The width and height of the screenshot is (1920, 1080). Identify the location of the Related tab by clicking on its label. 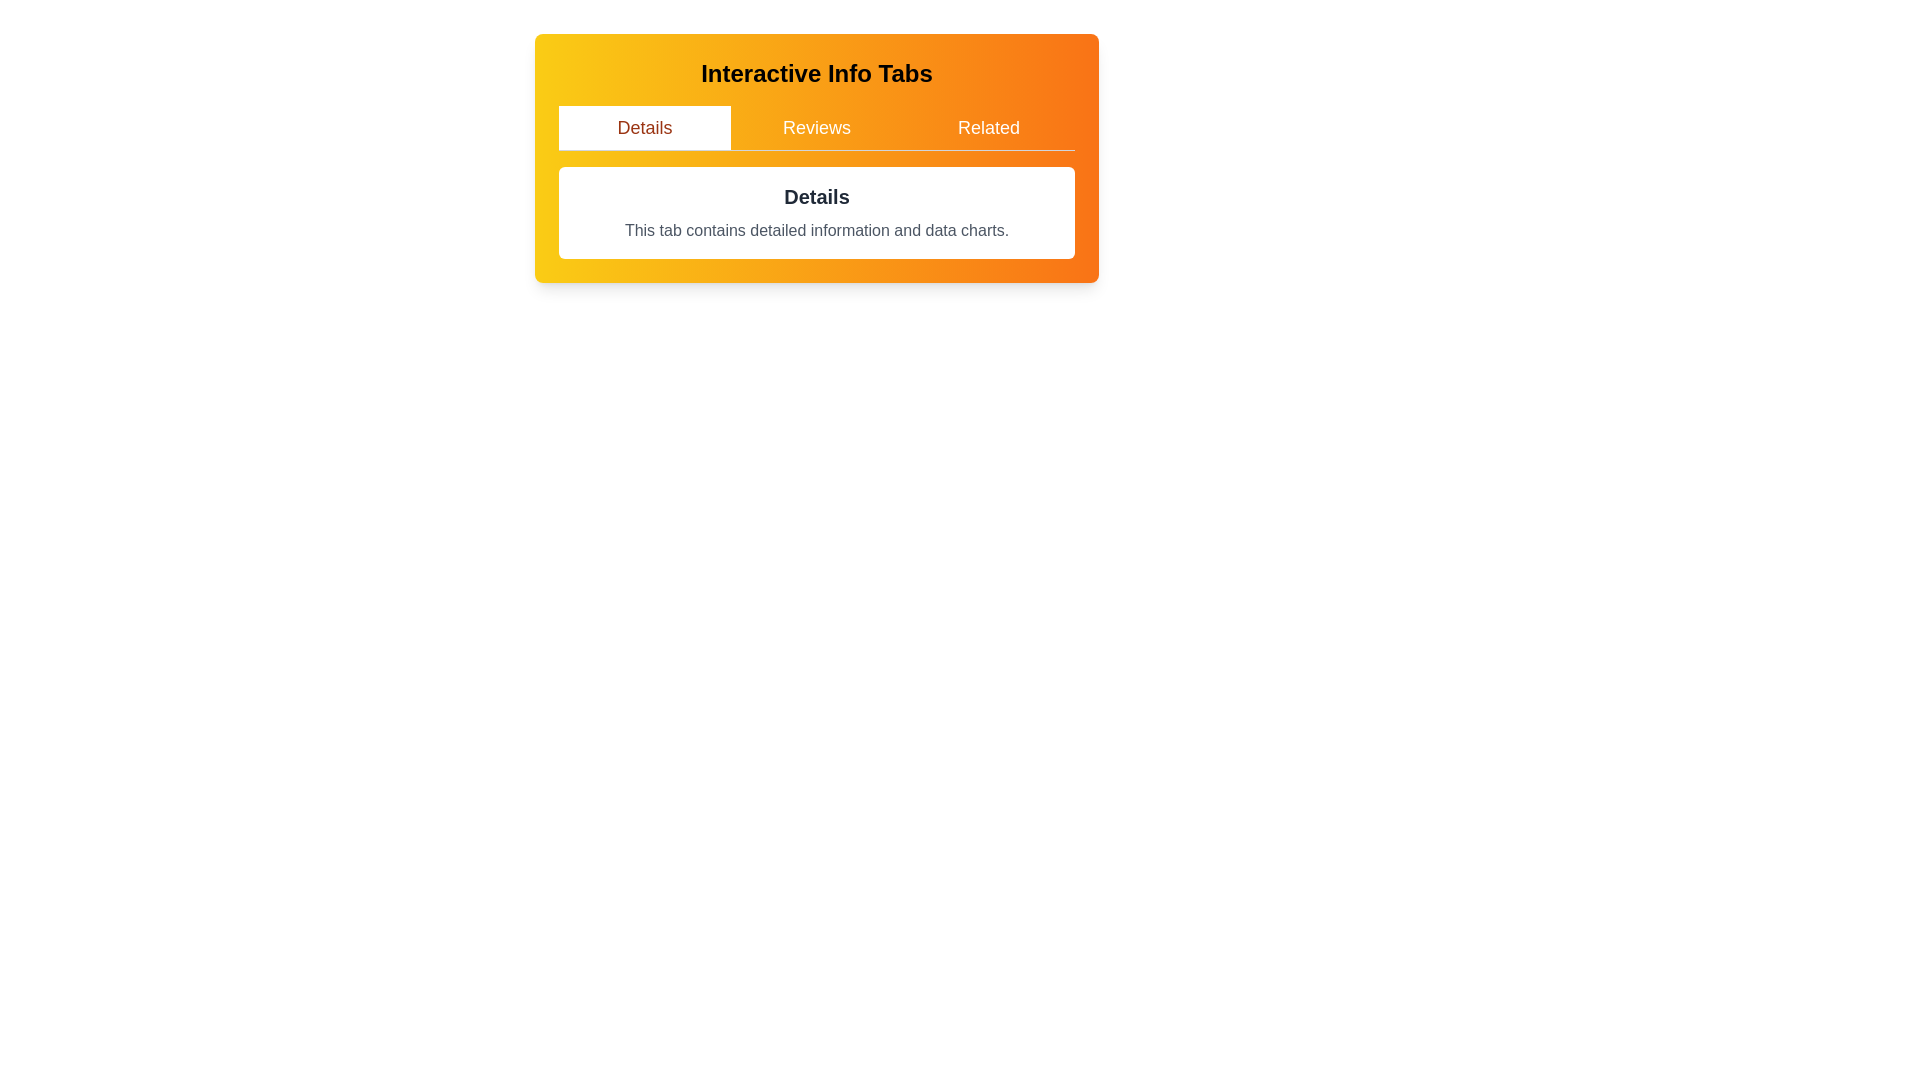
(988, 127).